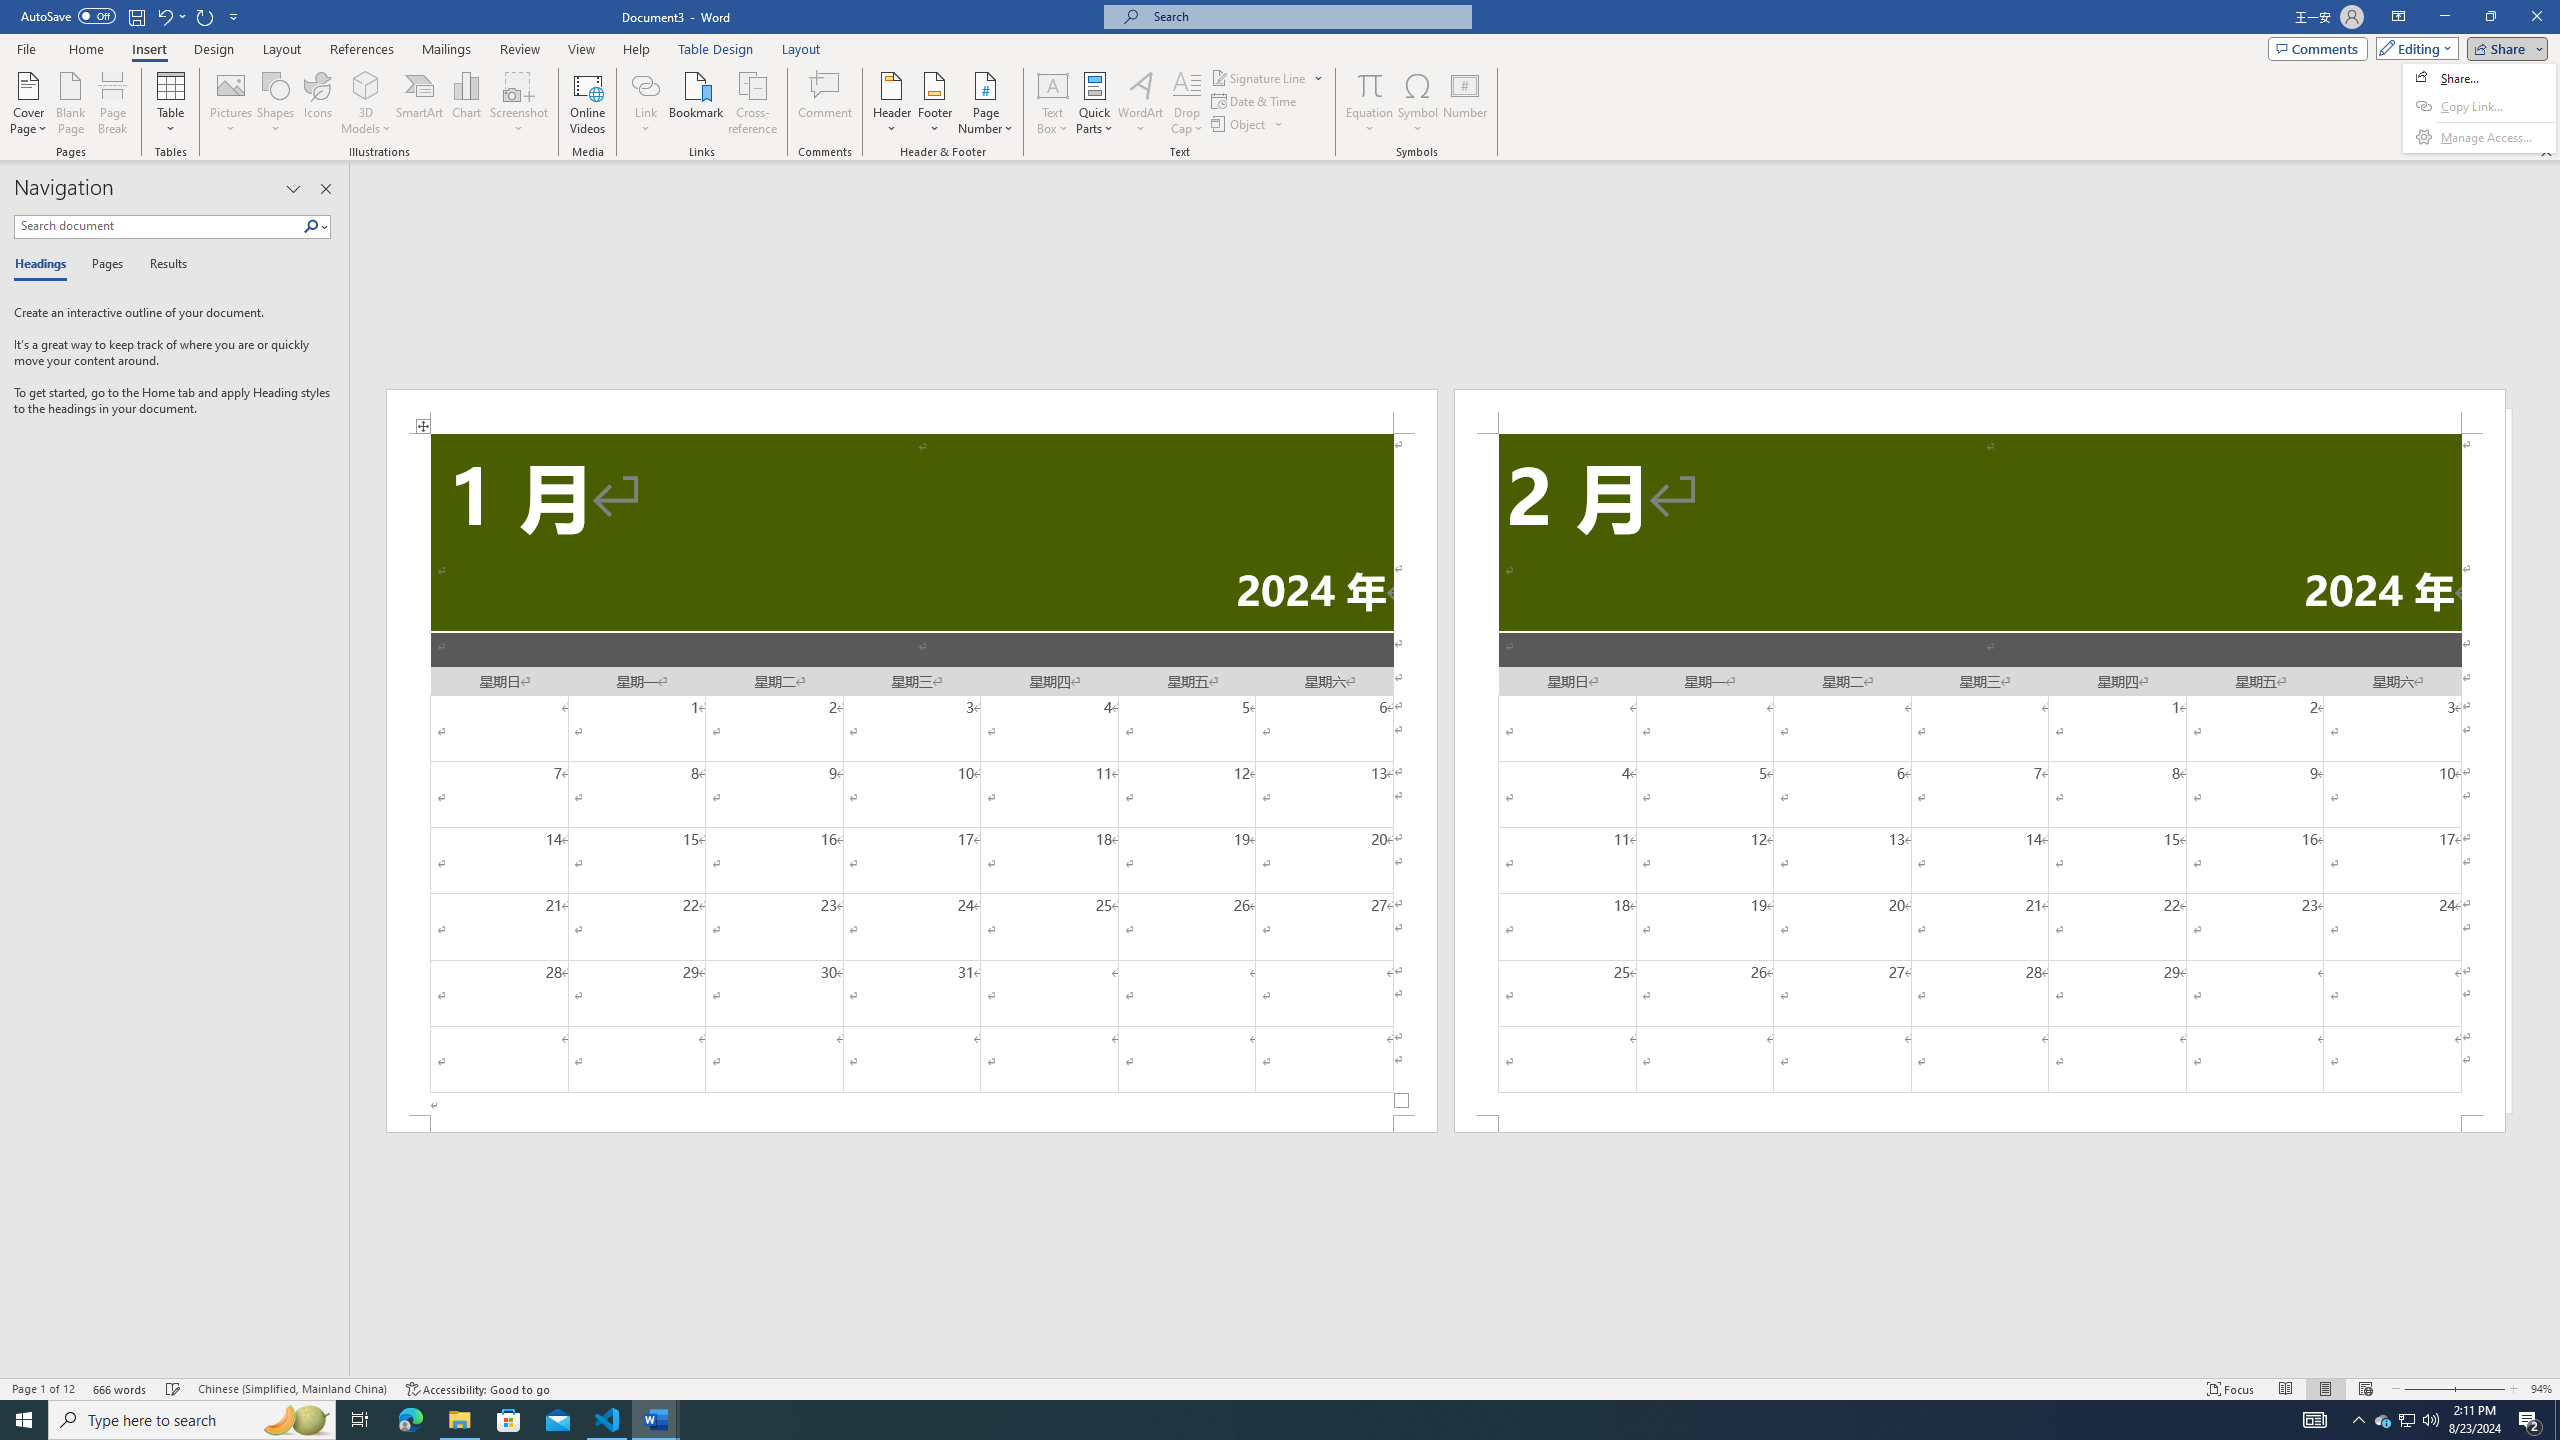 This screenshot has width=2560, height=1440. I want to click on 'Drop Cap', so click(1186, 103).